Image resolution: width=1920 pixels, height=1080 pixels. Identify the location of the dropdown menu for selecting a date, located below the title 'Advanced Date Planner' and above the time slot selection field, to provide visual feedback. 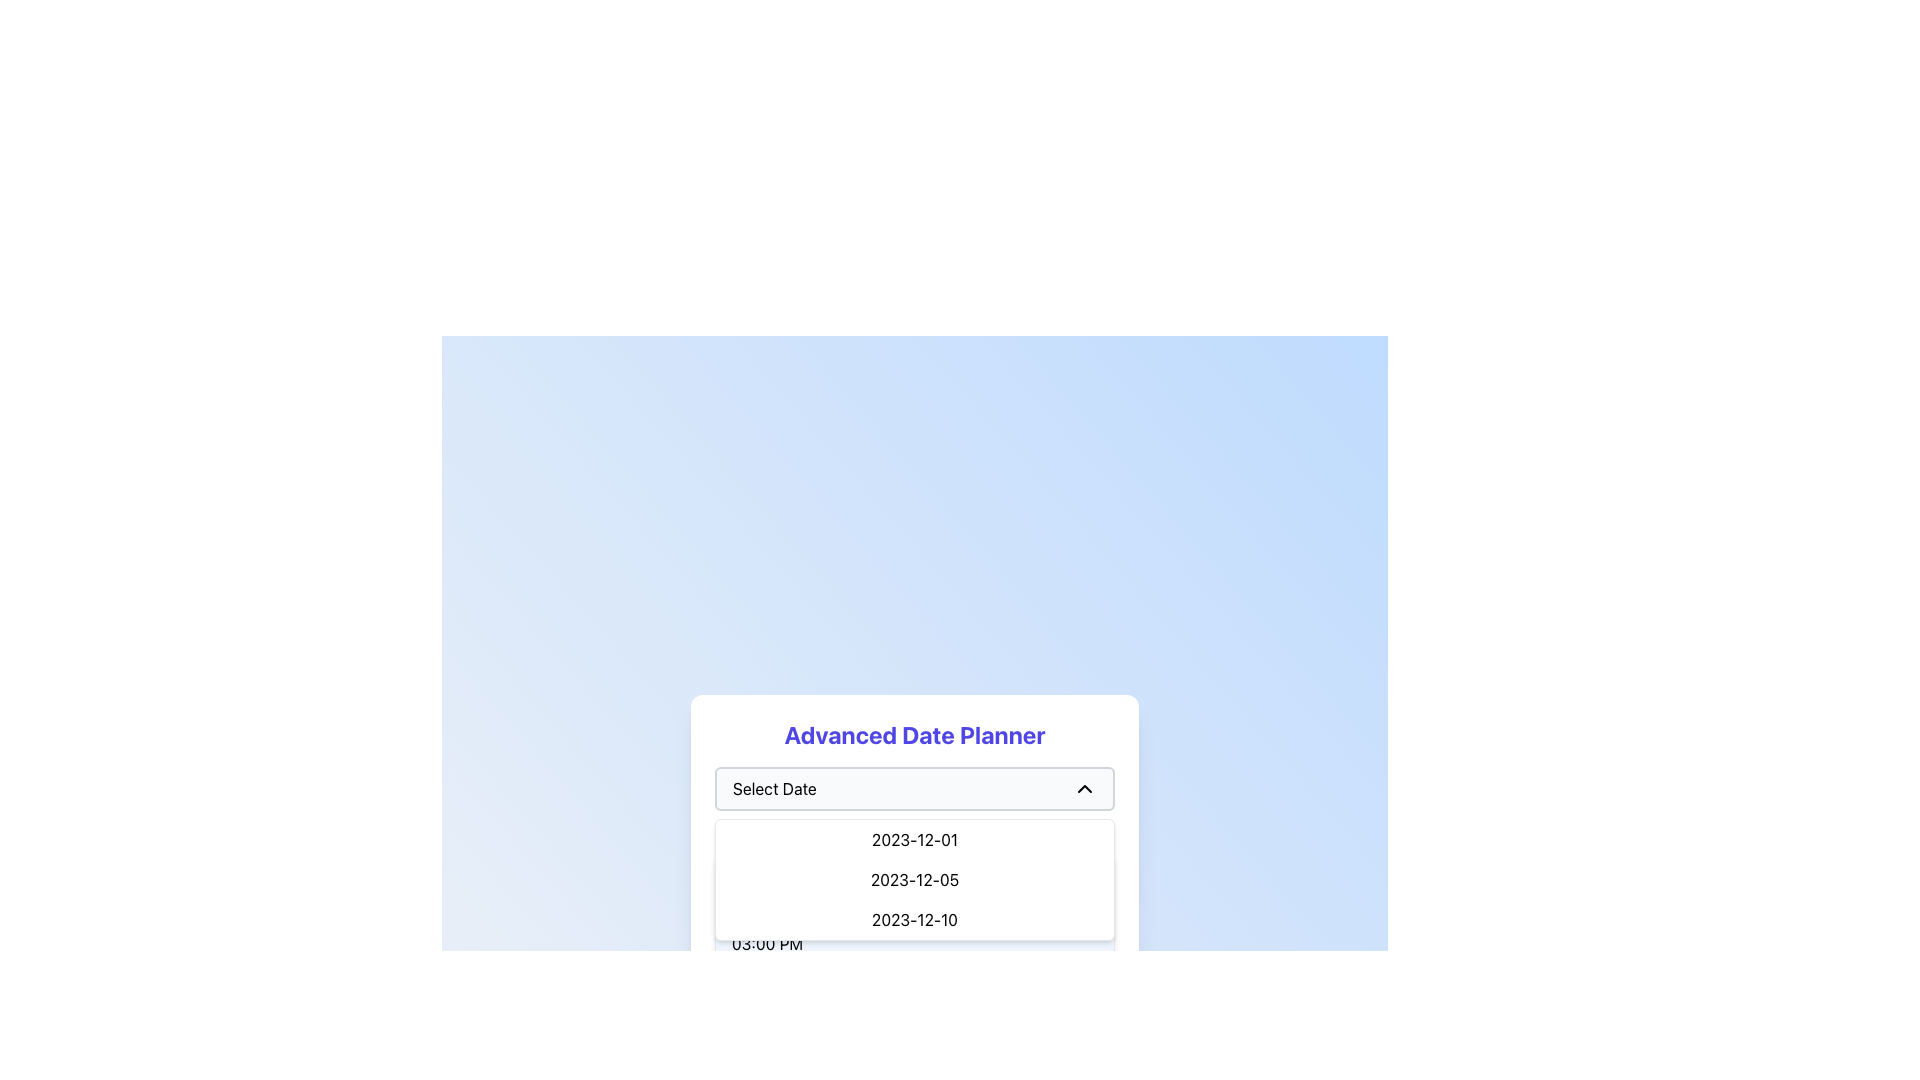
(914, 874).